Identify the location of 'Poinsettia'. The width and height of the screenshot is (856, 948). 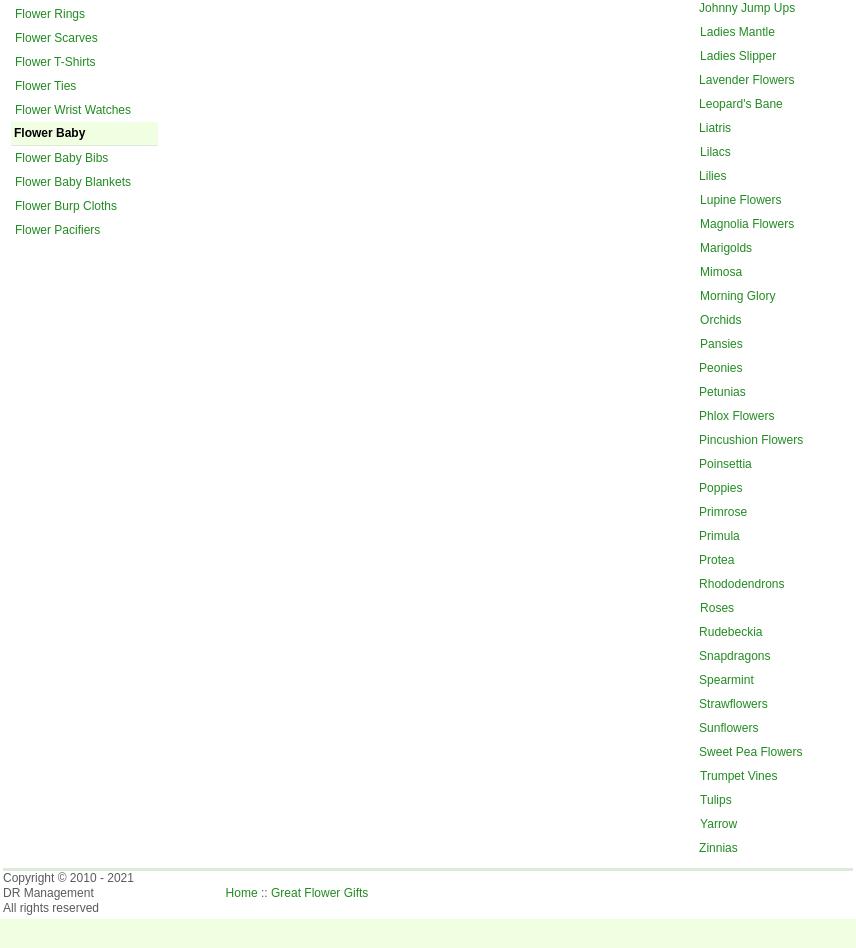
(725, 462).